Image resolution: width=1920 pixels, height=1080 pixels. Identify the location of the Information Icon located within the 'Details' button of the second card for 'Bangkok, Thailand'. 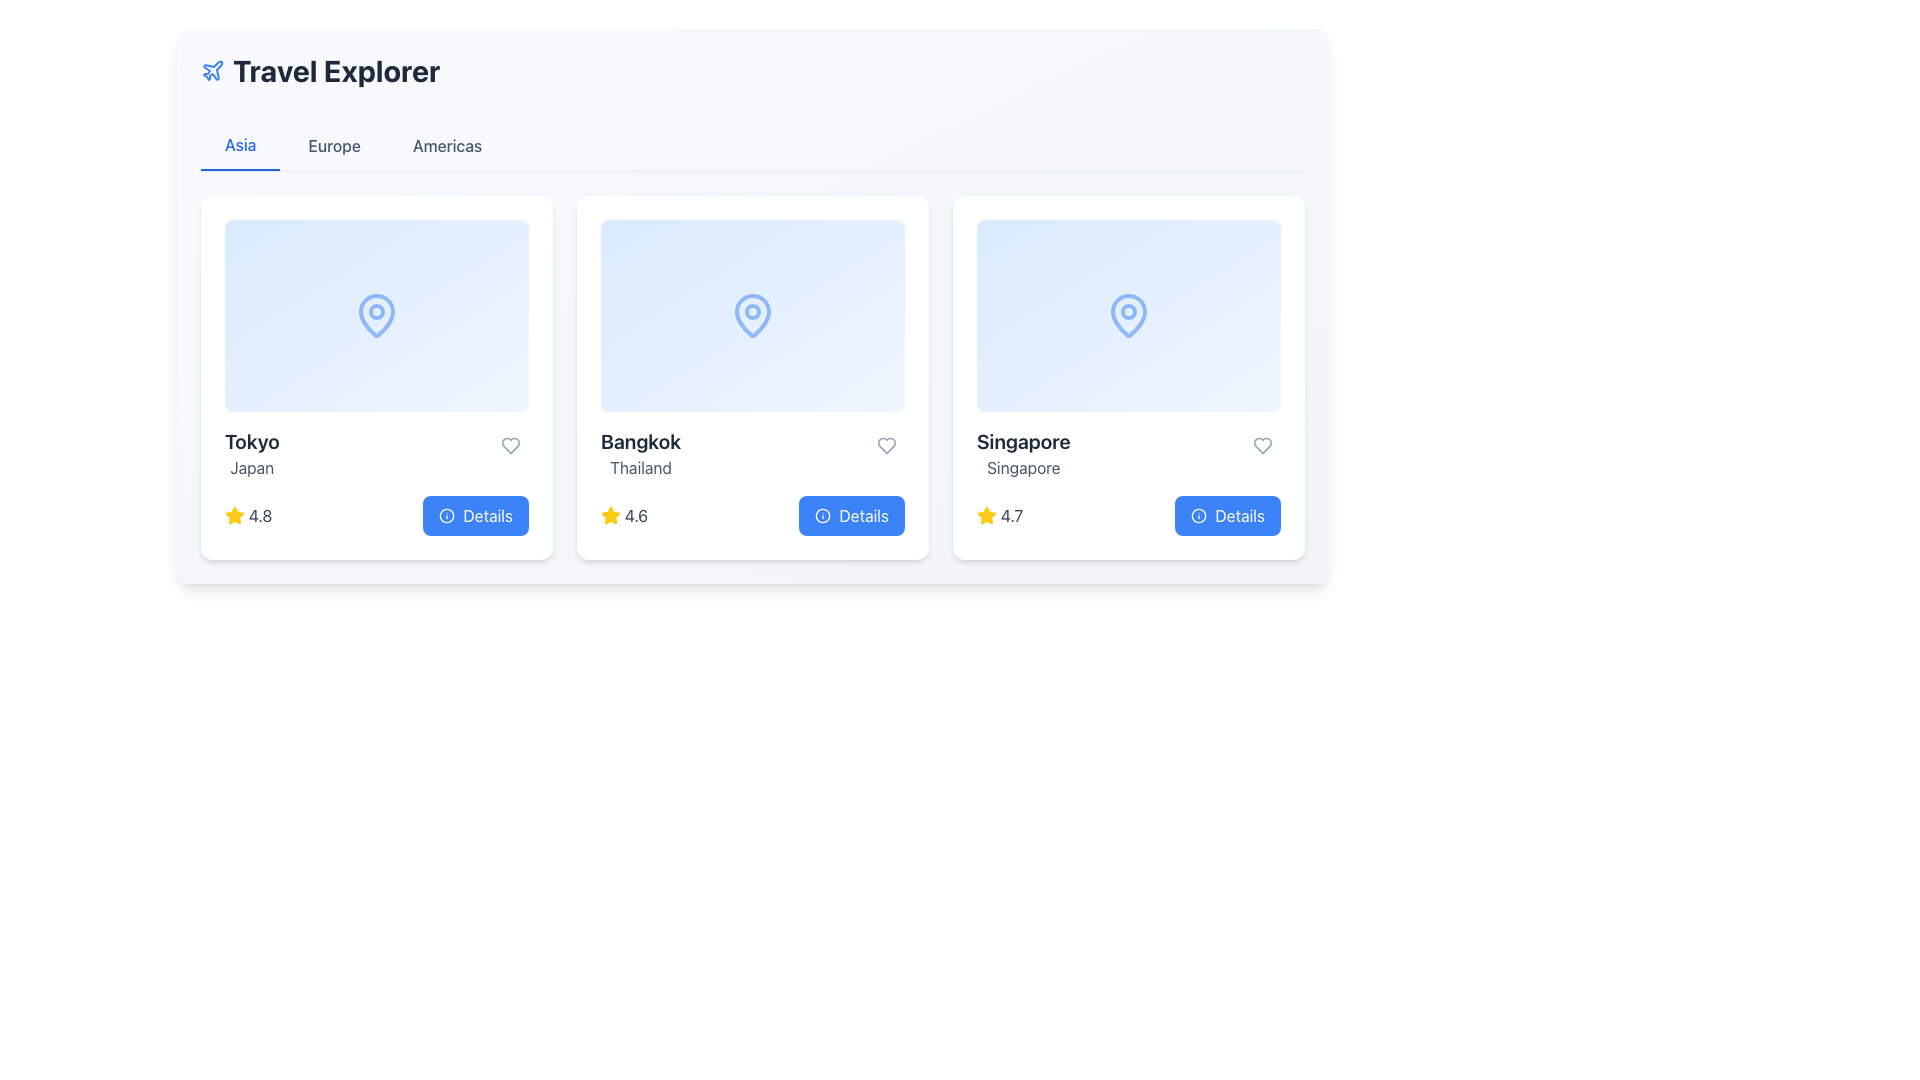
(823, 515).